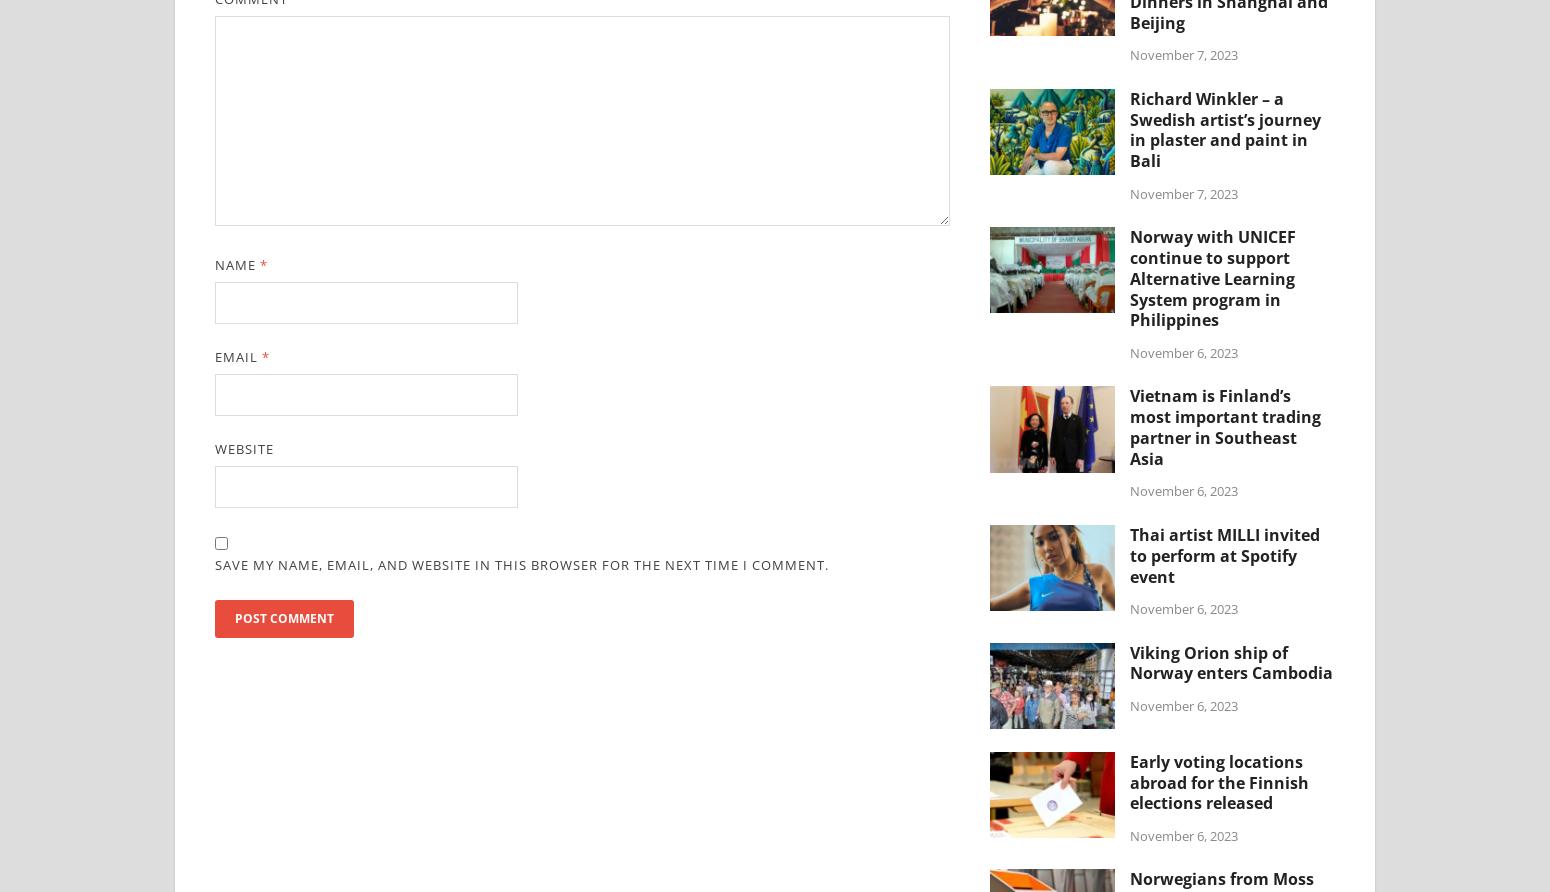  I want to click on 'Save my name, email, and website in this browser for the next time I comment.', so click(521, 563).